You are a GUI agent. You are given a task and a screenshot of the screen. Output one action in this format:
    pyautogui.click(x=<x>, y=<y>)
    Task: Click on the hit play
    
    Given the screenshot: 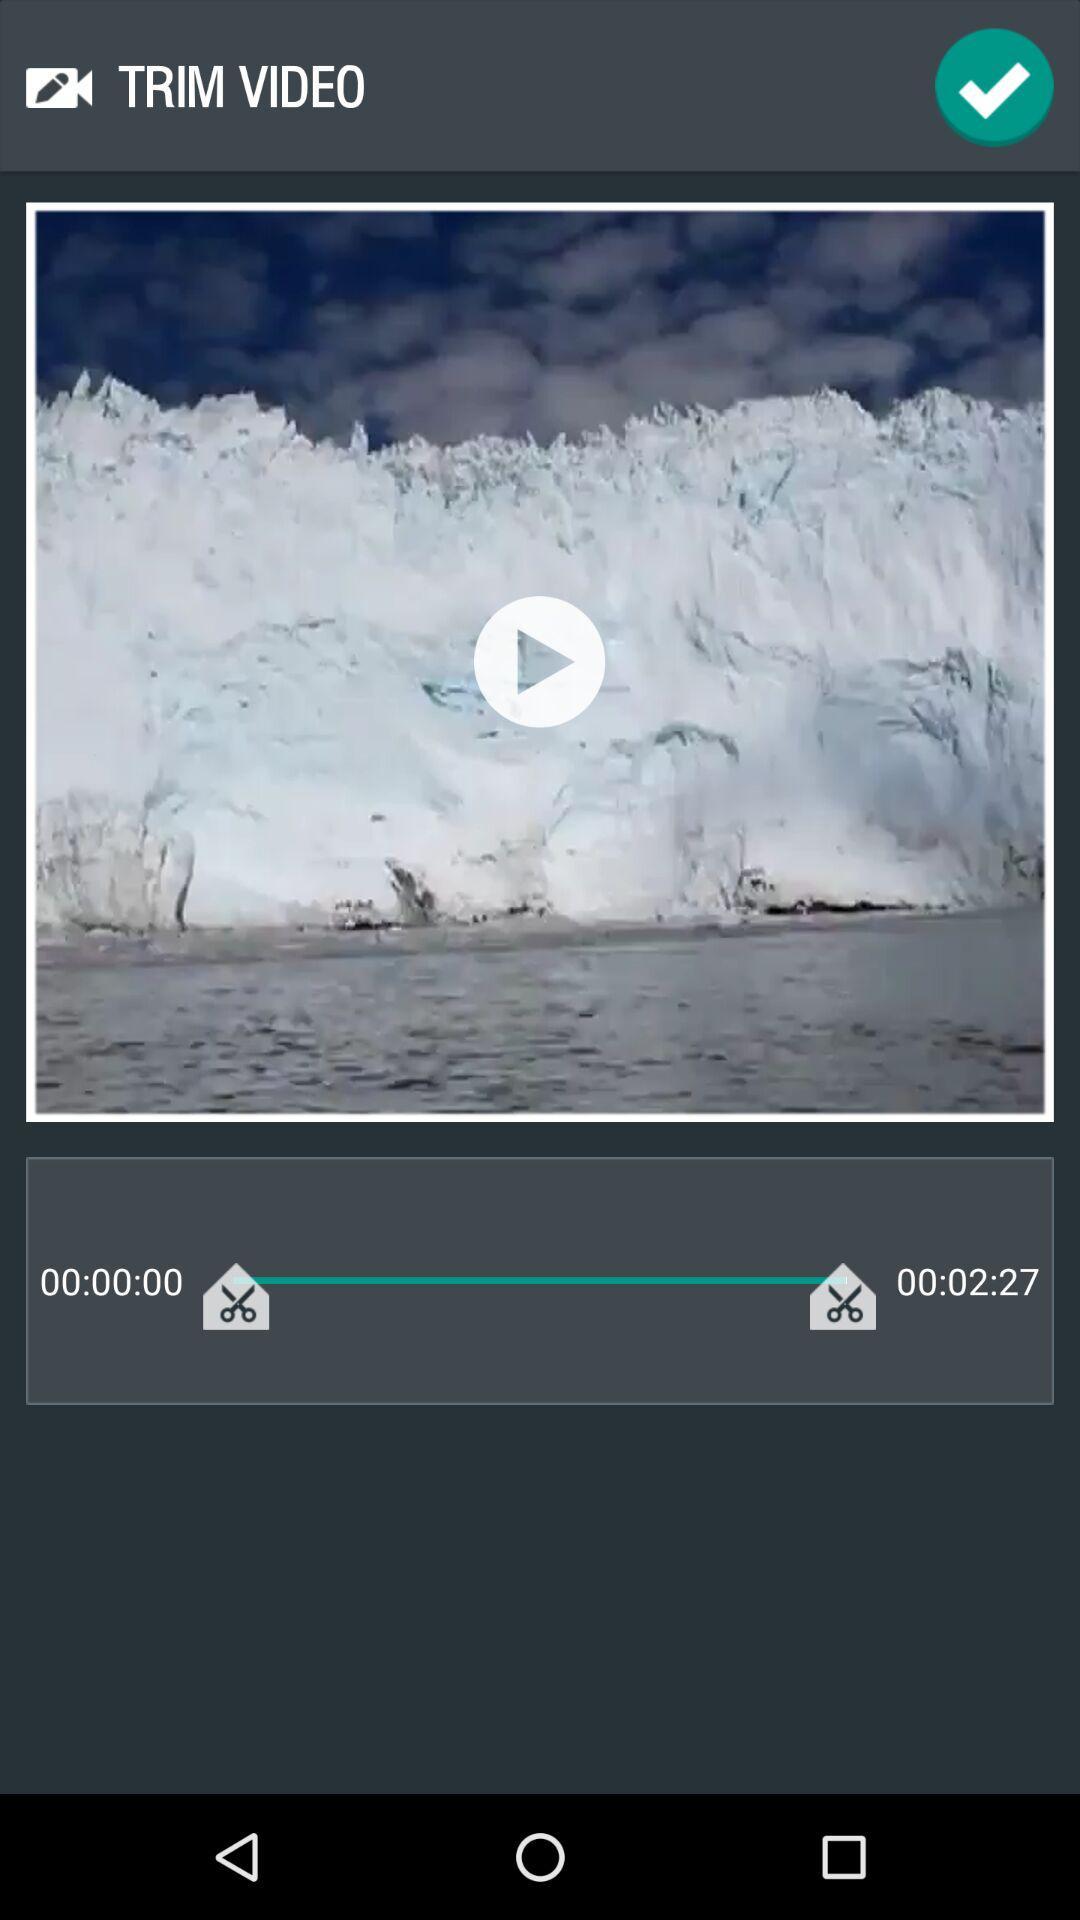 What is the action you would take?
    pyautogui.click(x=538, y=661)
    